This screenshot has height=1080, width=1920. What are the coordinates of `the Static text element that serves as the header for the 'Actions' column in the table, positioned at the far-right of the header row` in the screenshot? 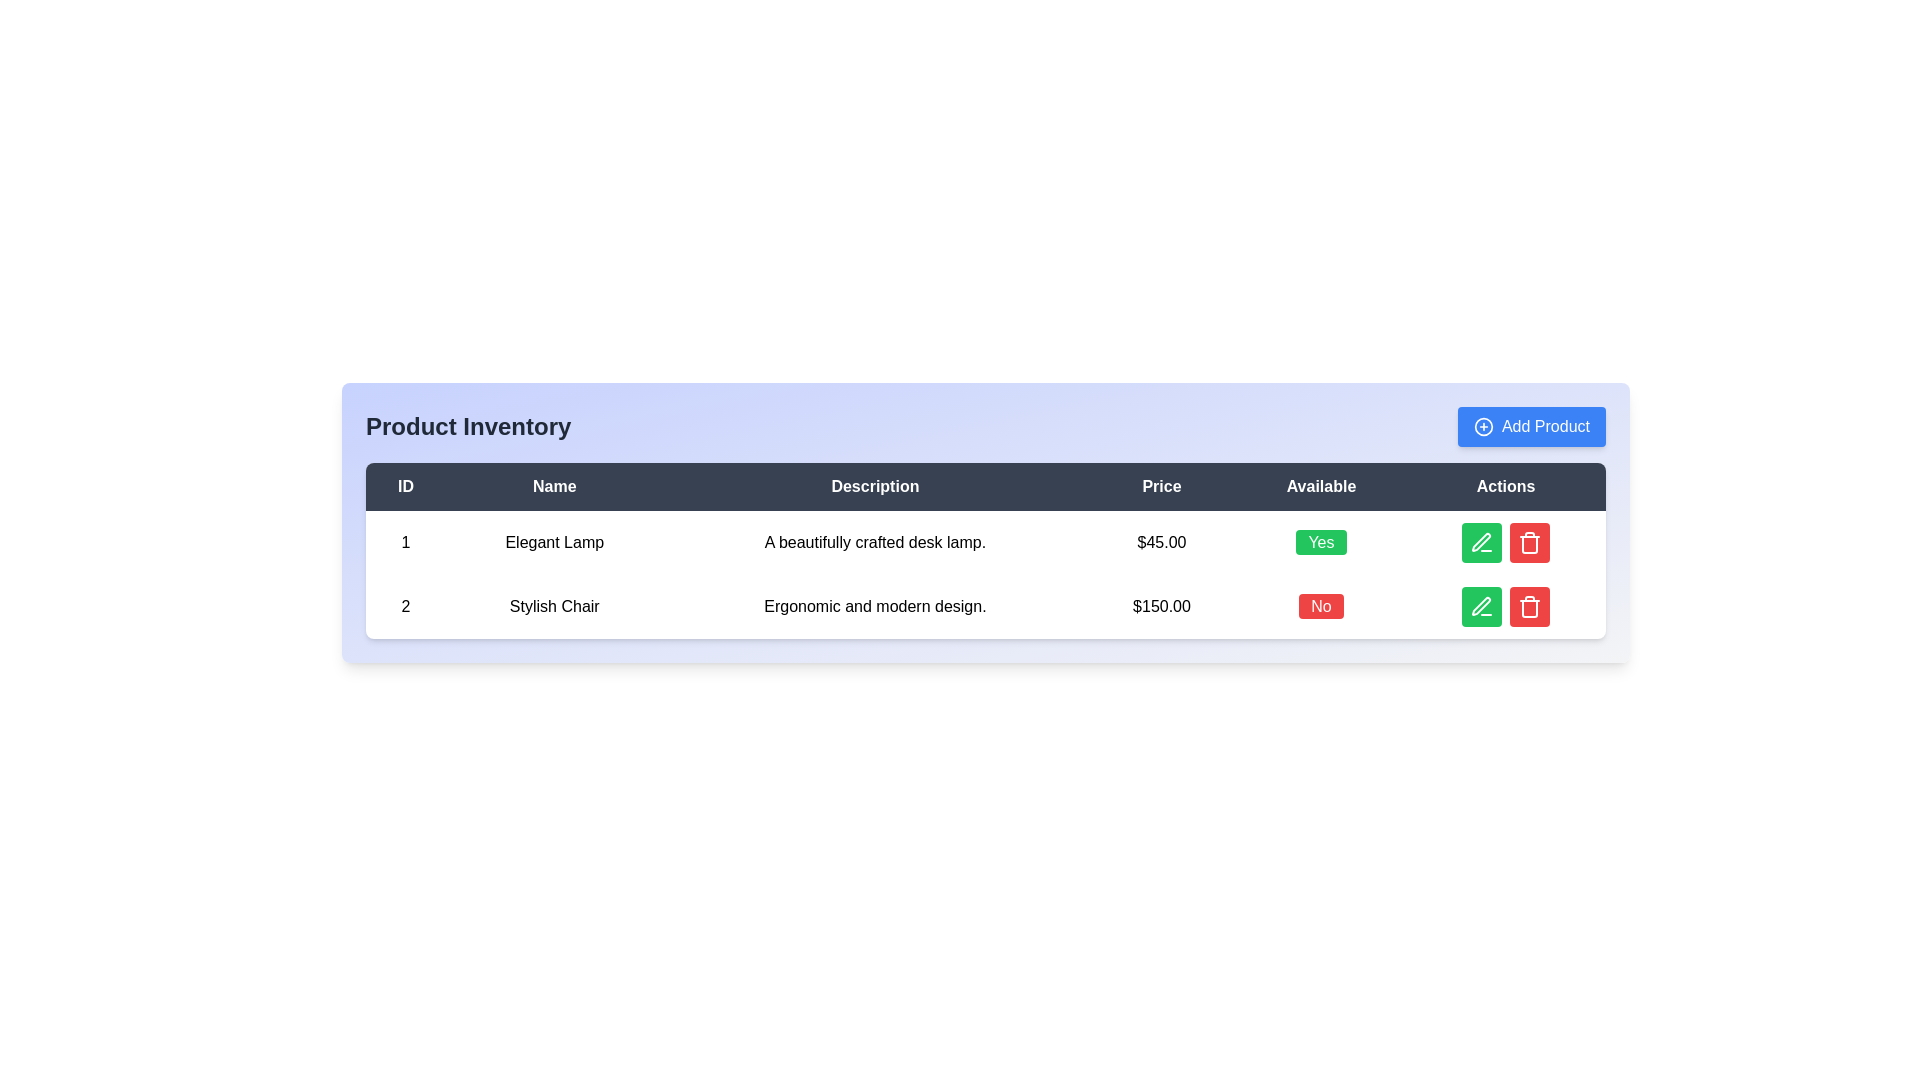 It's located at (1506, 486).